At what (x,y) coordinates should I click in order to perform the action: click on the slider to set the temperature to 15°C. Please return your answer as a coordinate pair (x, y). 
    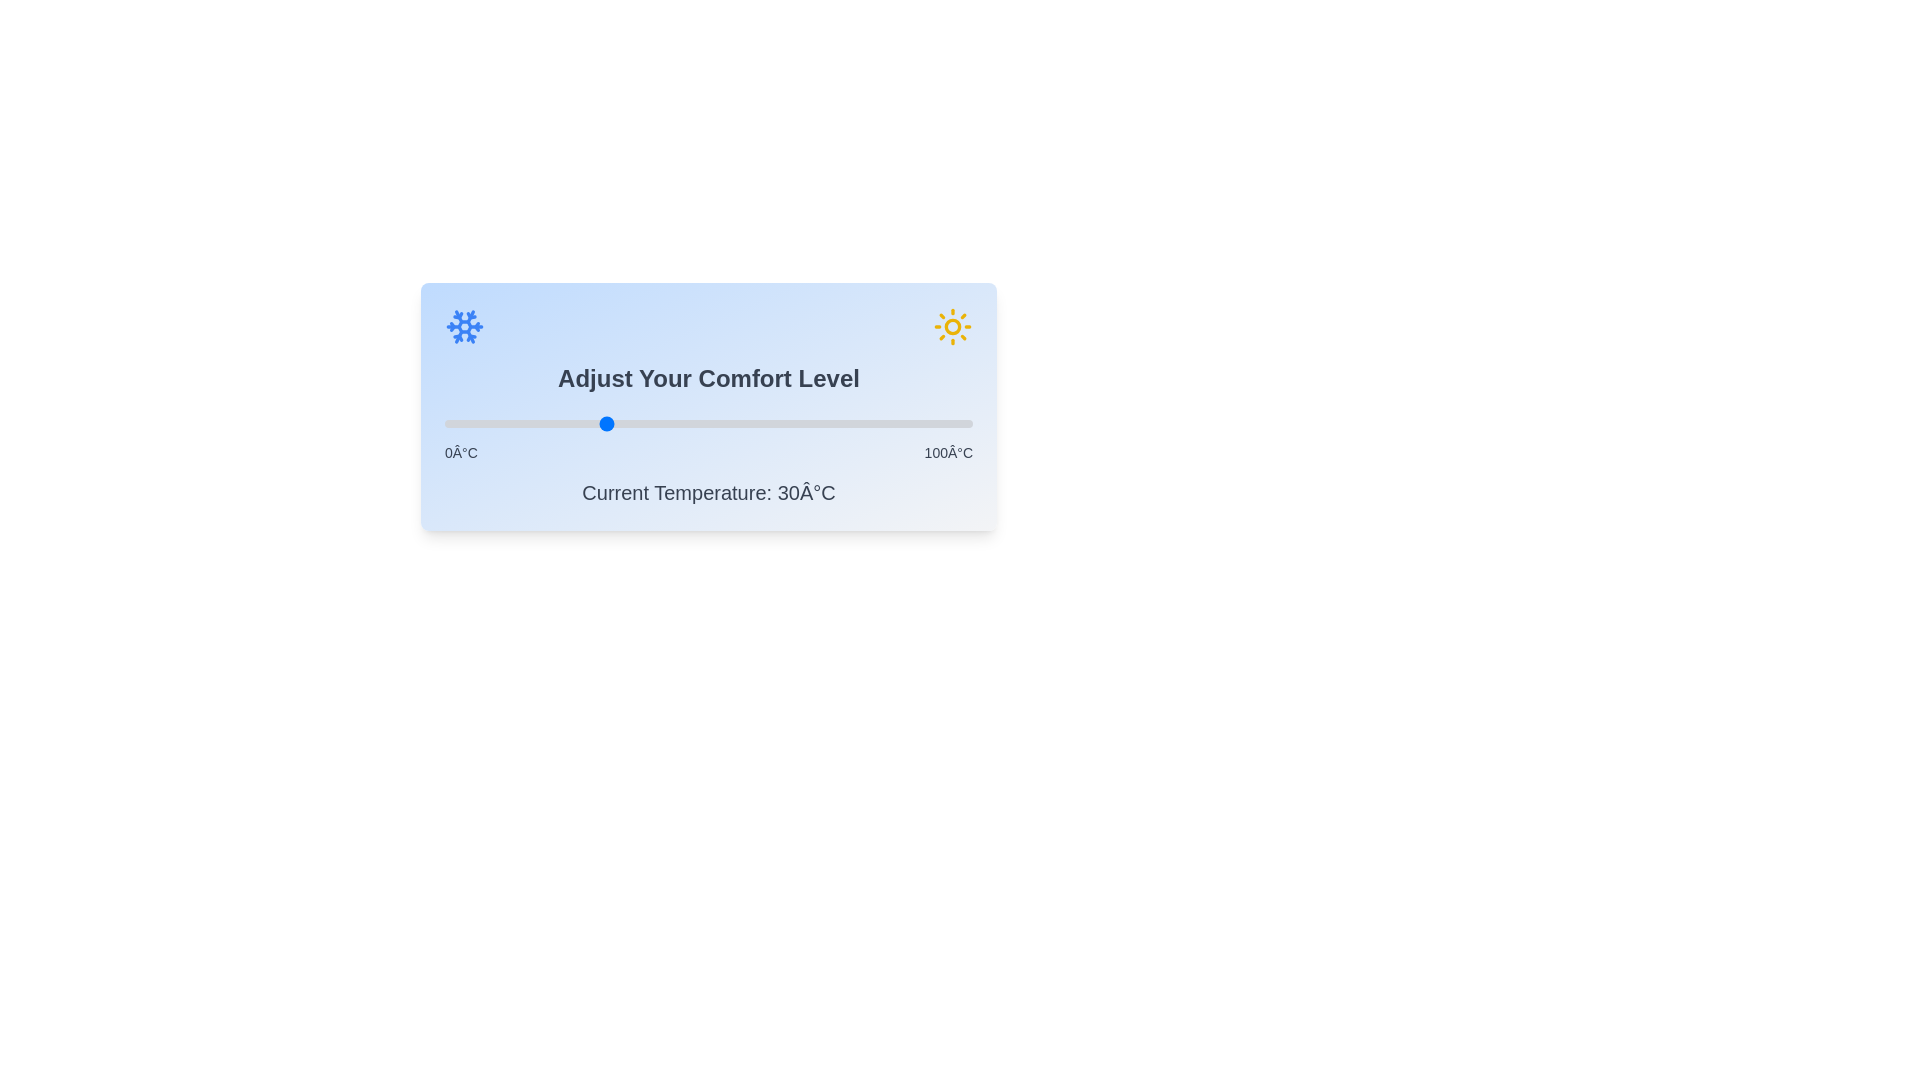
    Looking at the image, I should click on (524, 423).